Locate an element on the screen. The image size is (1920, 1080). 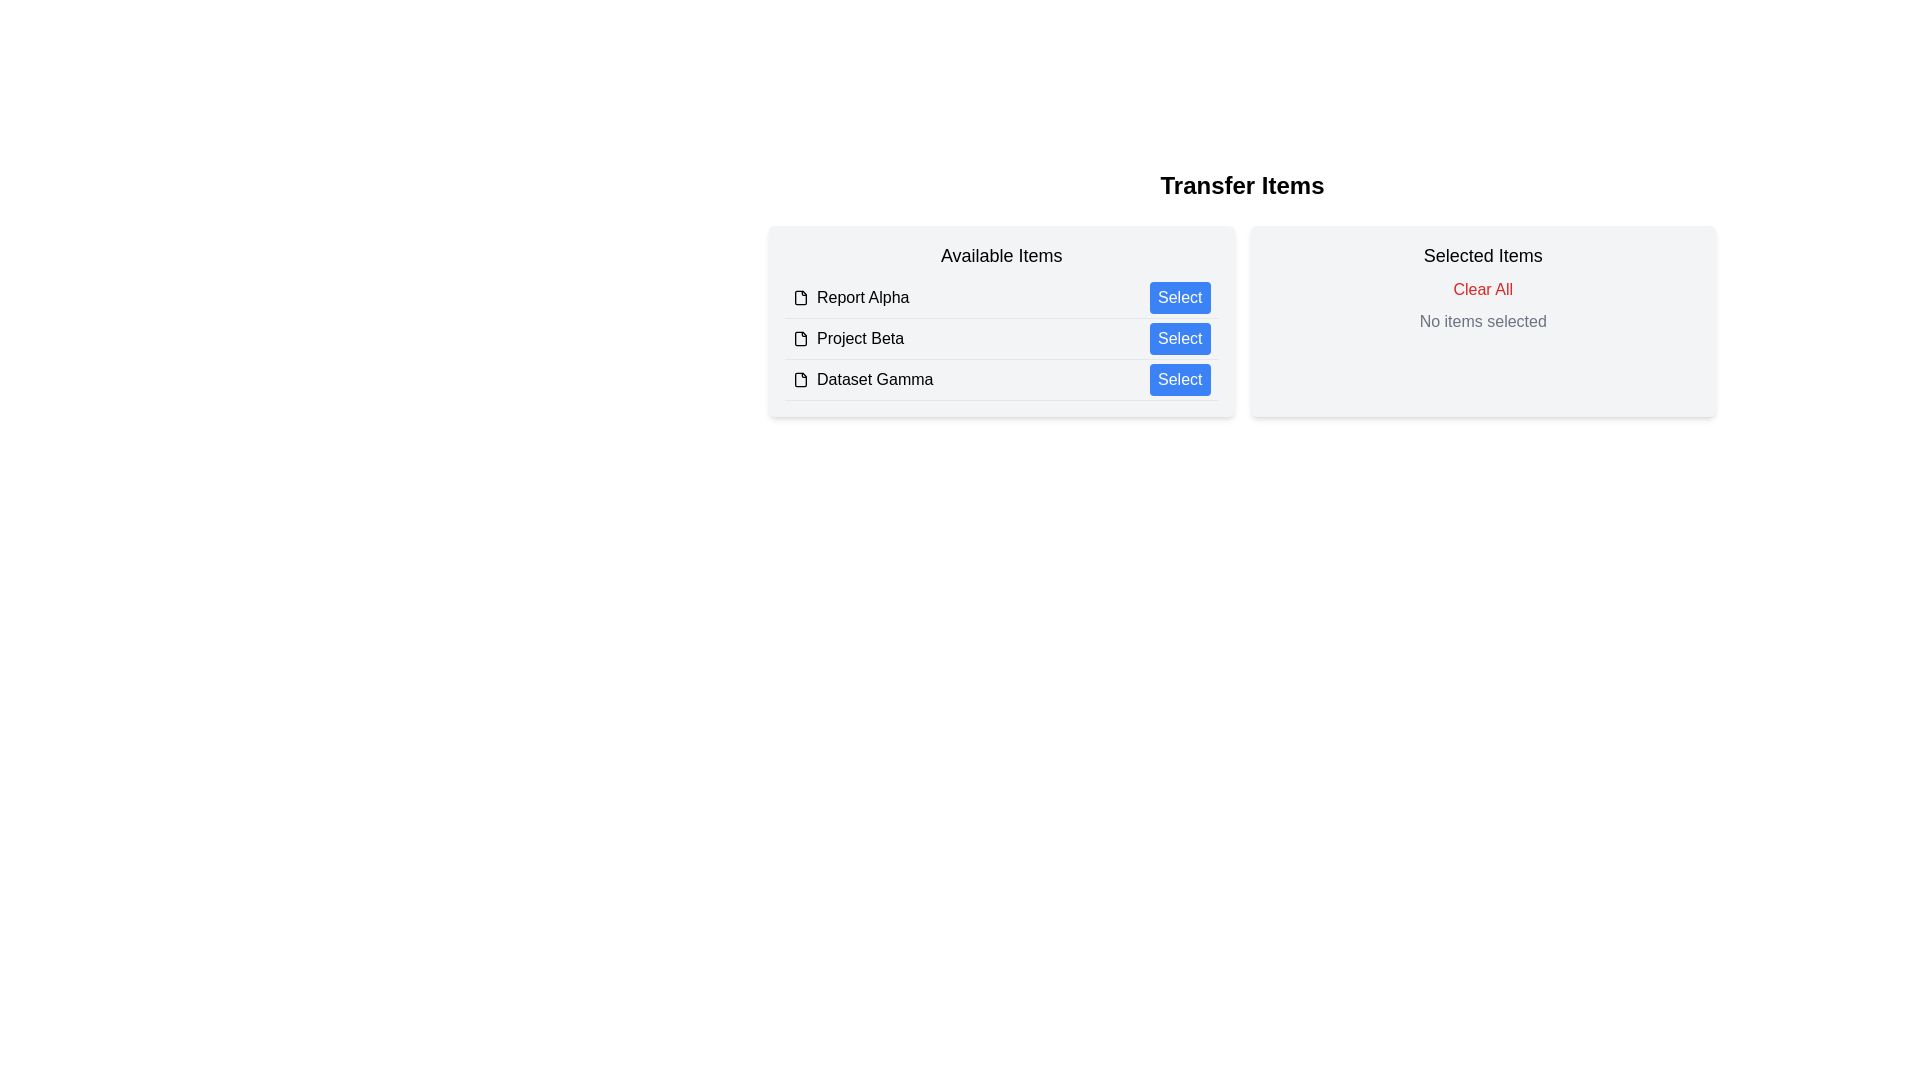
the document file icon located next to the text label 'Project Beta' in the 'Available Items' section is located at coordinates (801, 338).